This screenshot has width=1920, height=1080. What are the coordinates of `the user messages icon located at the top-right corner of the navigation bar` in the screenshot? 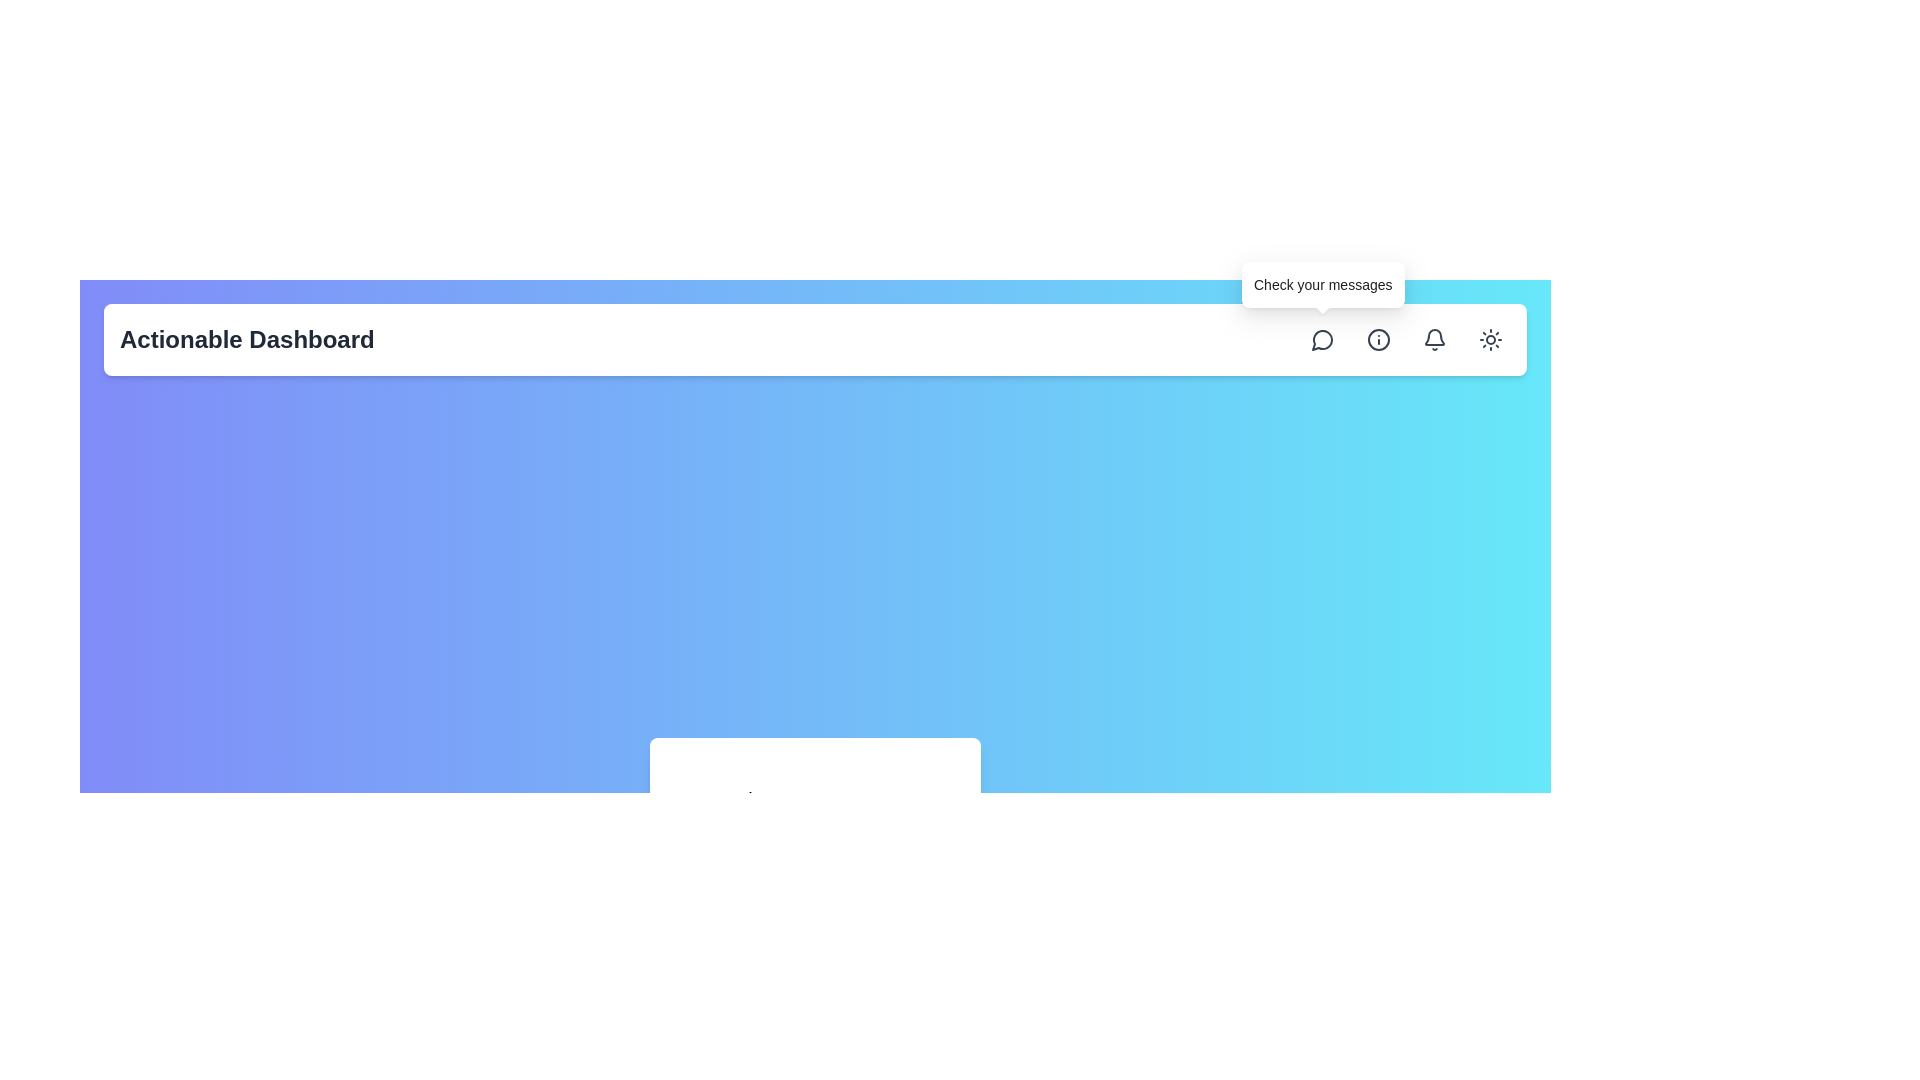 It's located at (1323, 338).